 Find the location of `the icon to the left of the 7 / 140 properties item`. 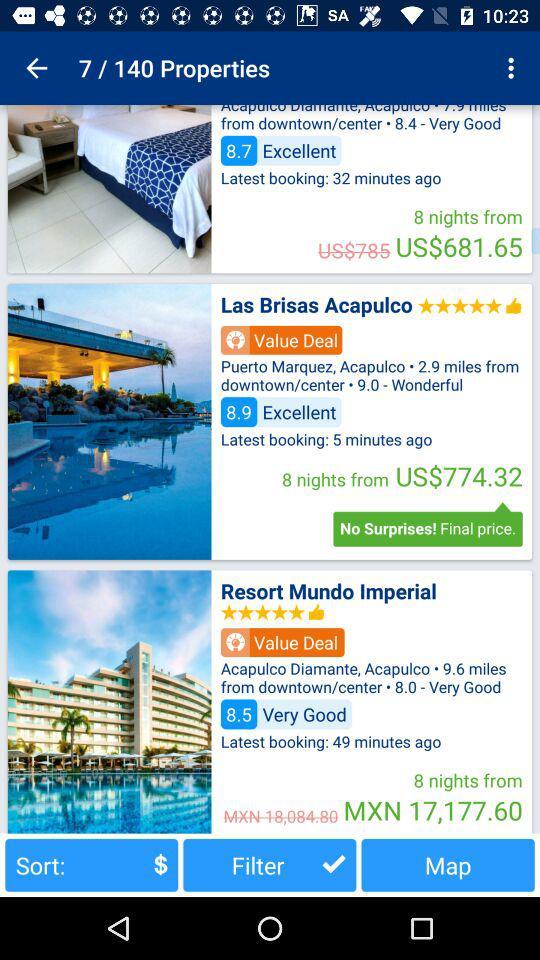

the icon to the left of the 7 / 140 properties item is located at coordinates (36, 68).